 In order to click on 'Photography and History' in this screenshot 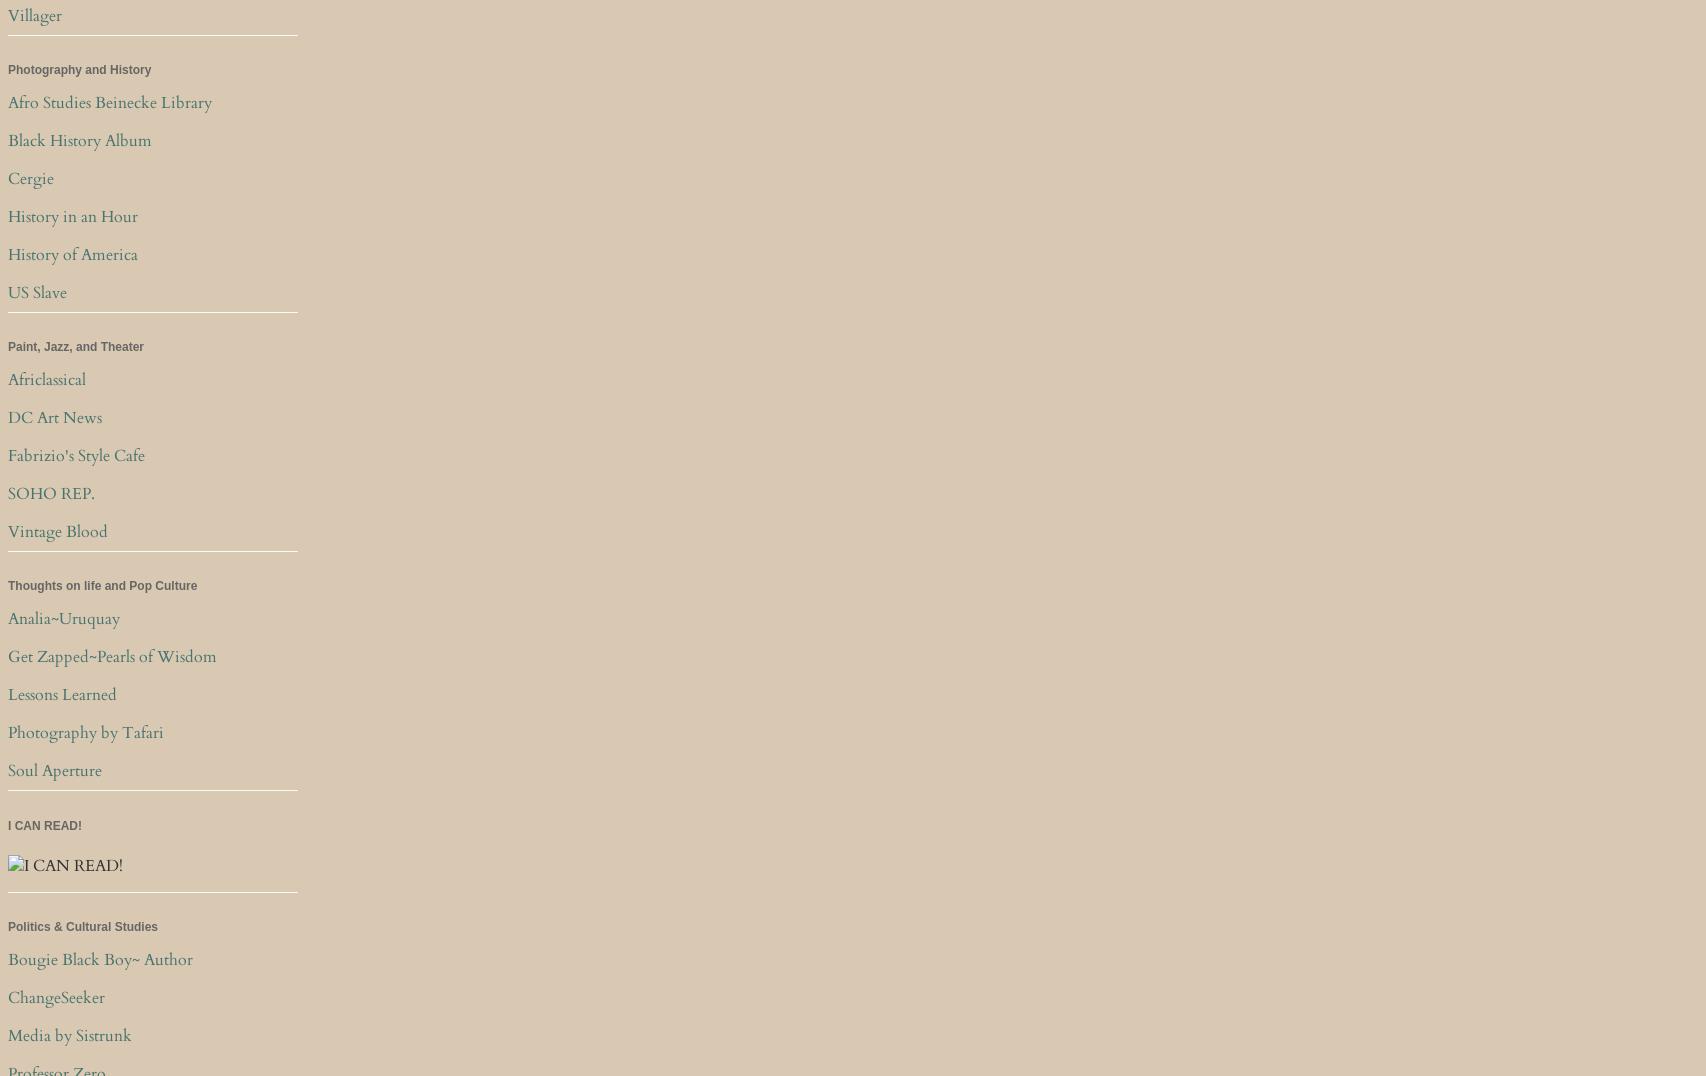, I will do `click(79, 70)`.